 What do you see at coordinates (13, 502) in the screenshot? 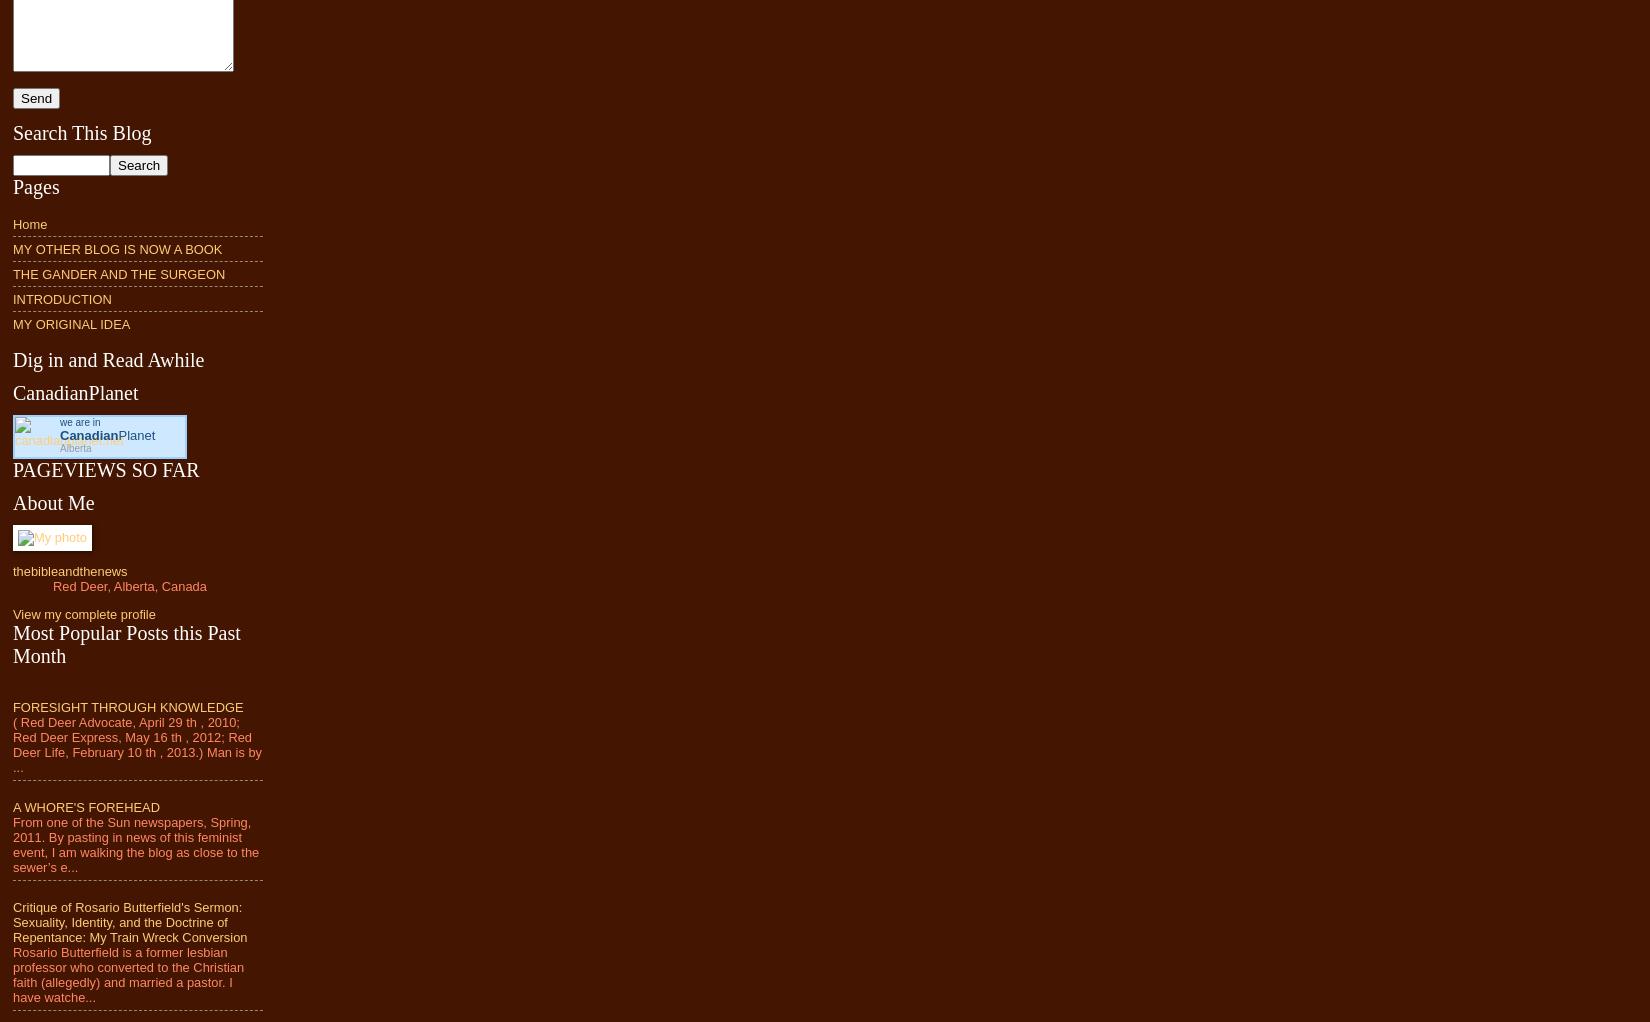
I see `'About Me'` at bounding box center [13, 502].